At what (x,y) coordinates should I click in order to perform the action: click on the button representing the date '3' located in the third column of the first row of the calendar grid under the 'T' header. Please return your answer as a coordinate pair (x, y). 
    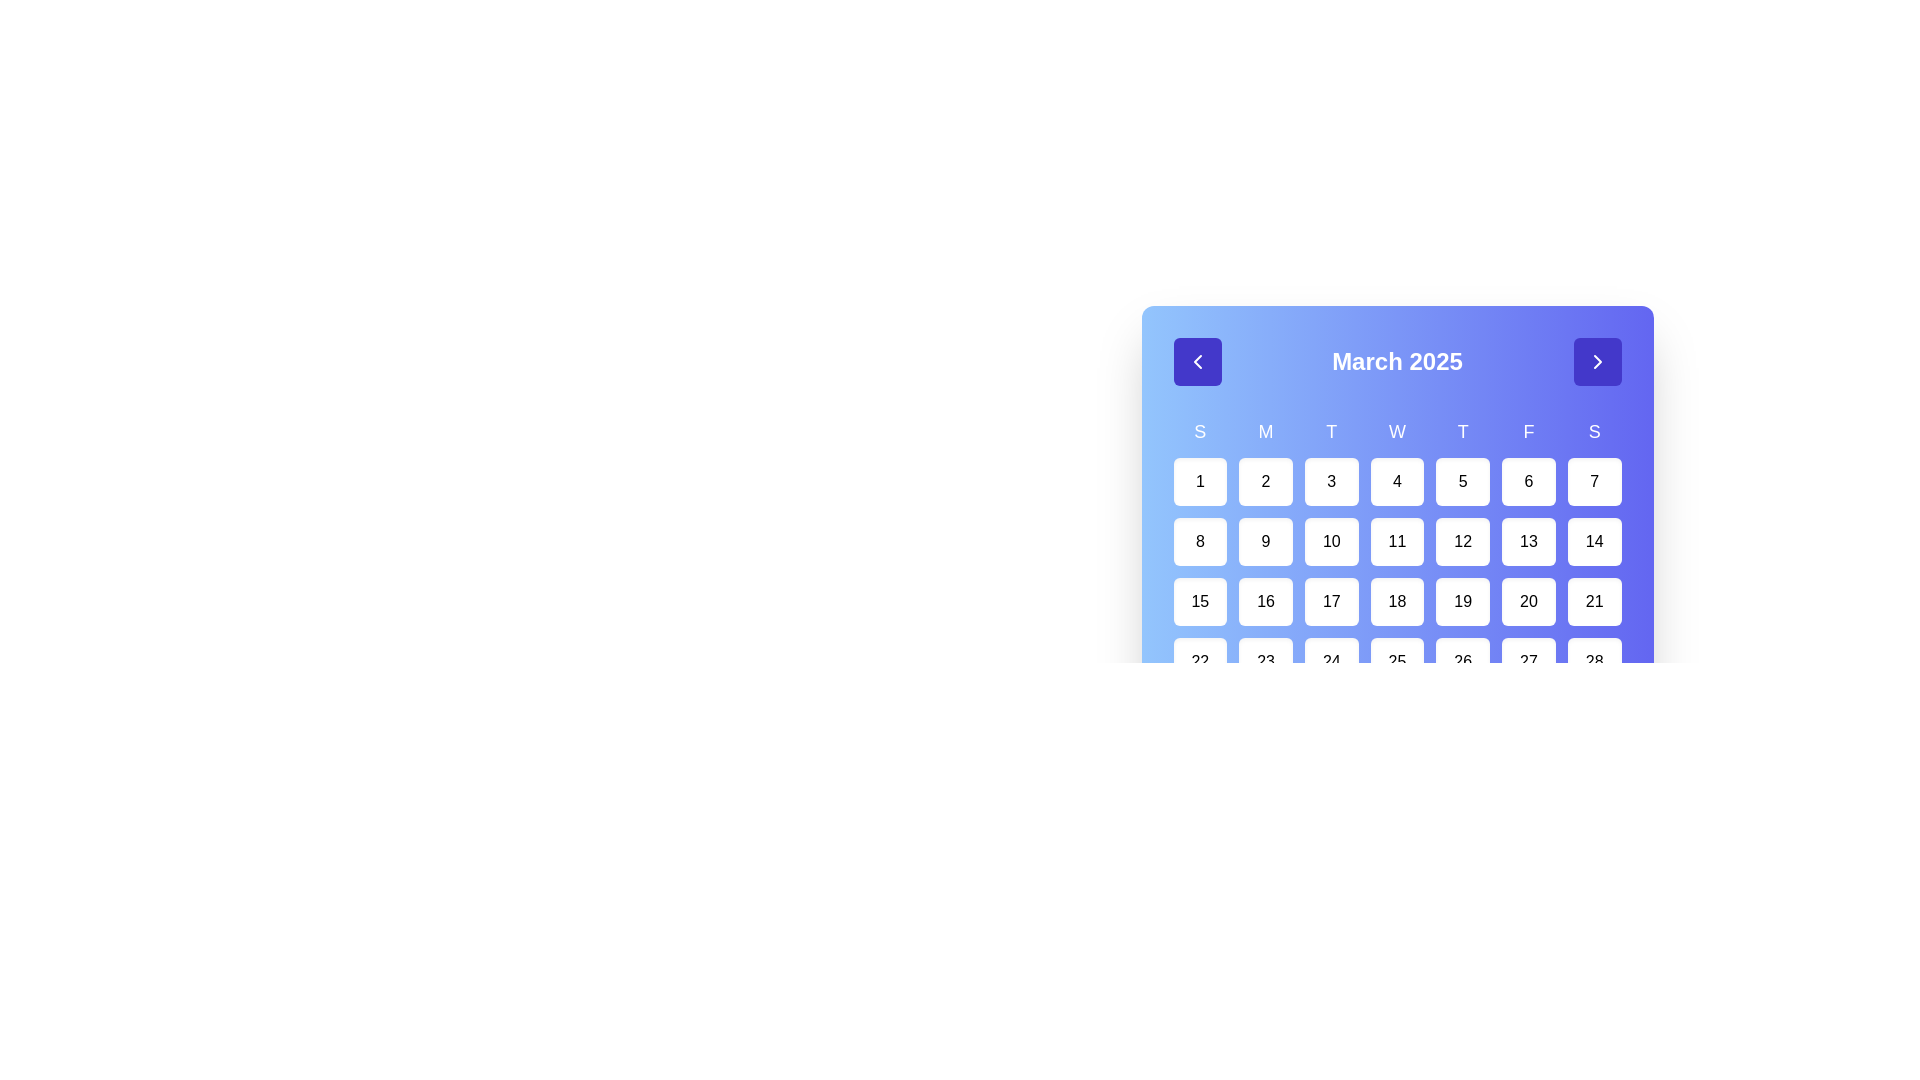
    Looking at the image, I should click on (1331, 482).